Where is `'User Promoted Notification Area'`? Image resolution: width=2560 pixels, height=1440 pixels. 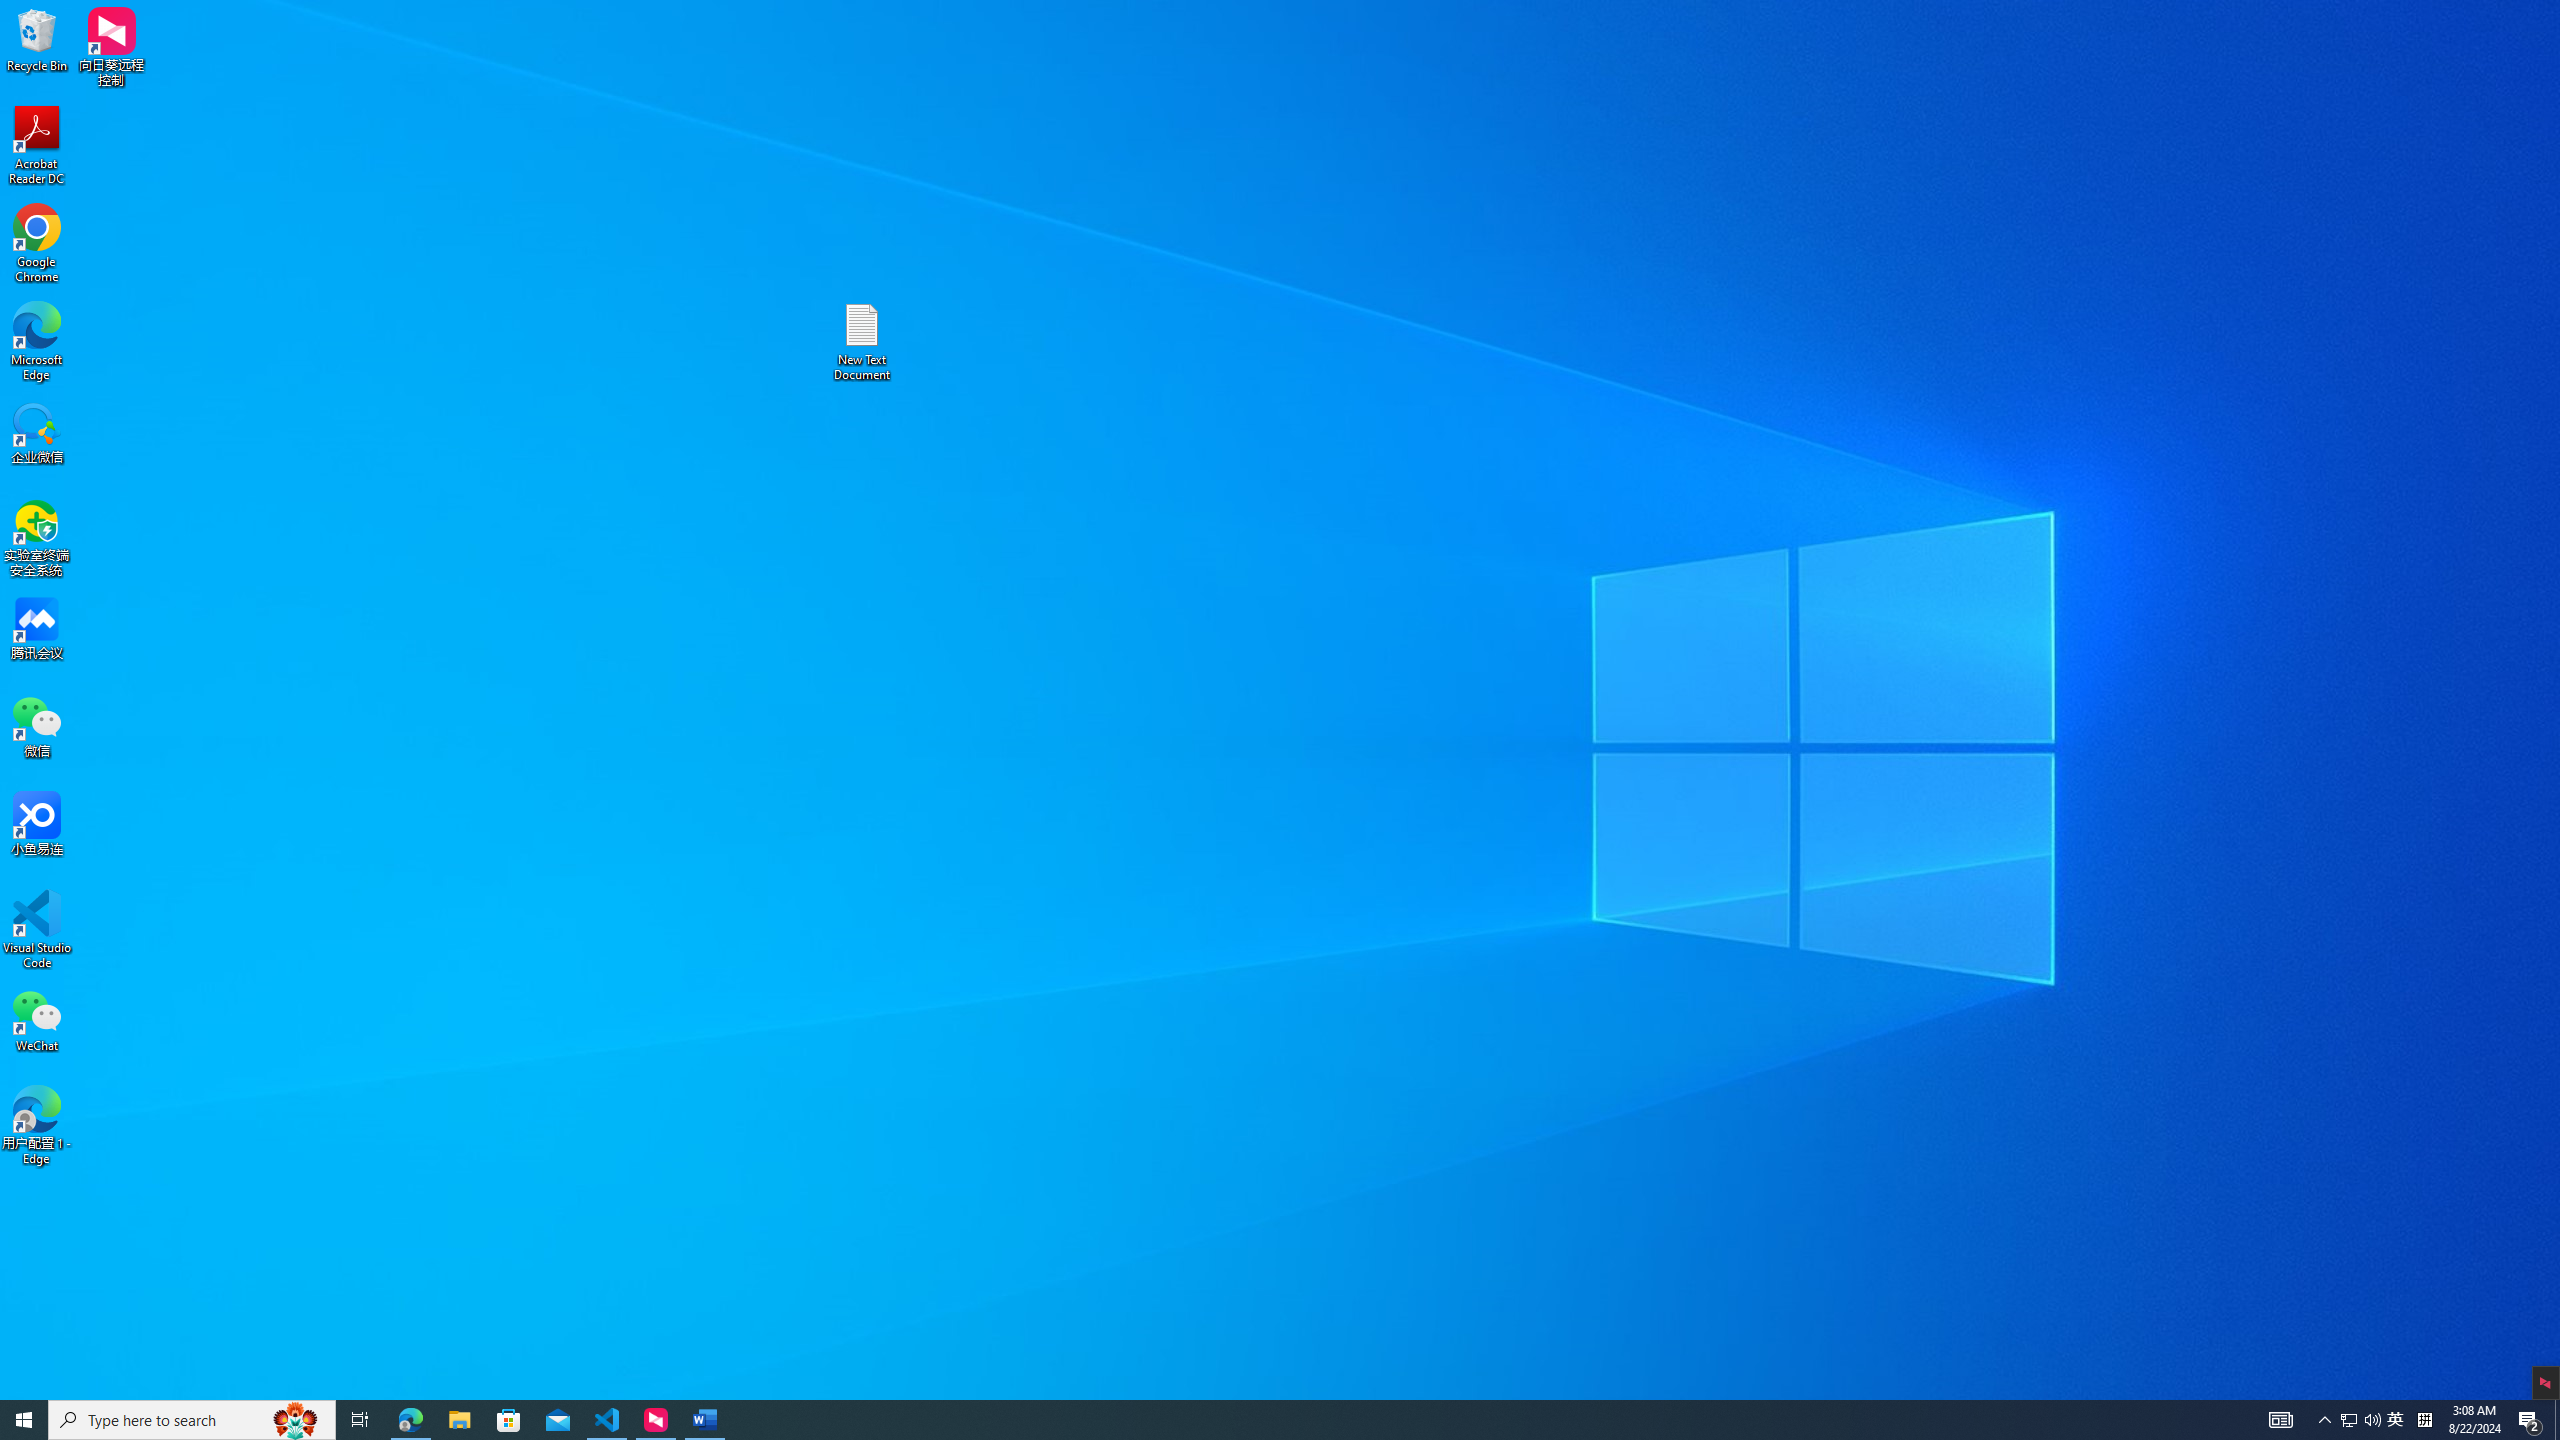
'User Promoted Notification Area' is located at coordinates (2396, 1418).